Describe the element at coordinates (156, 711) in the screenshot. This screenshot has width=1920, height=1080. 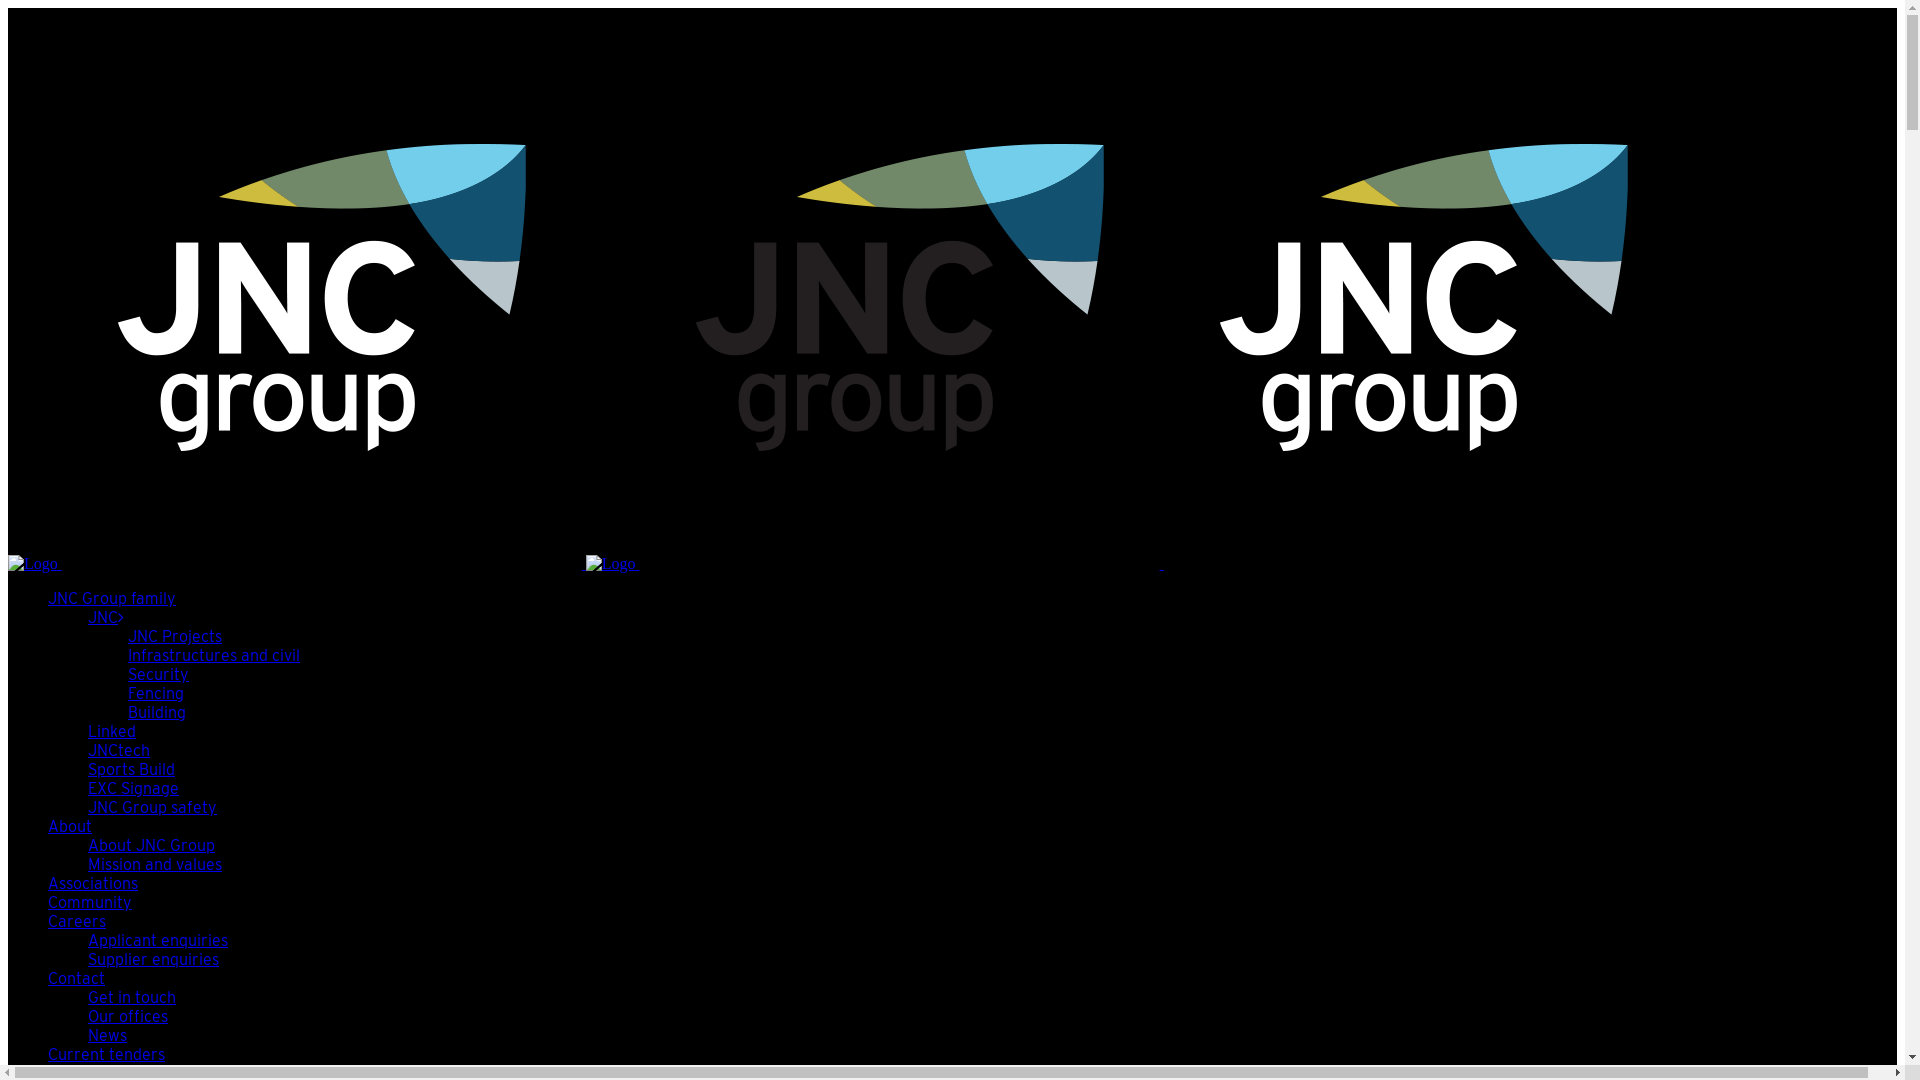
I see `'Building'` at that location.